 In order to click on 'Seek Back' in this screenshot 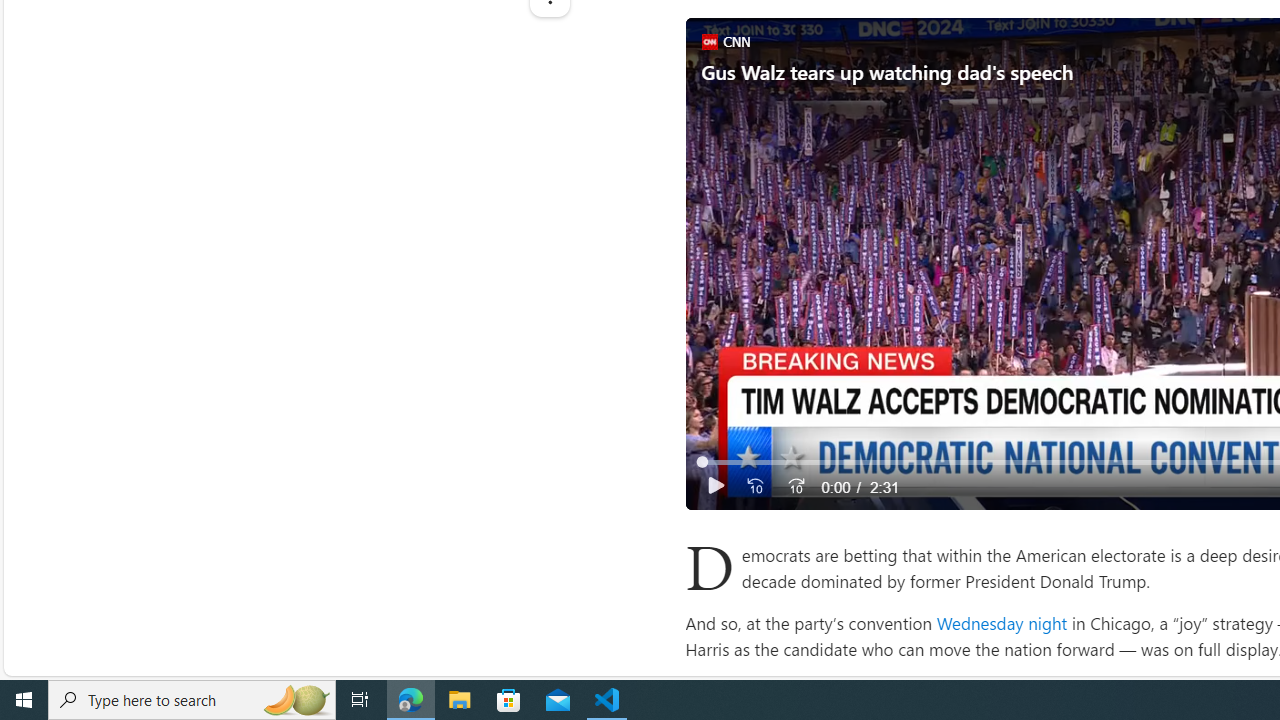, I will do `click(754, 486)`.